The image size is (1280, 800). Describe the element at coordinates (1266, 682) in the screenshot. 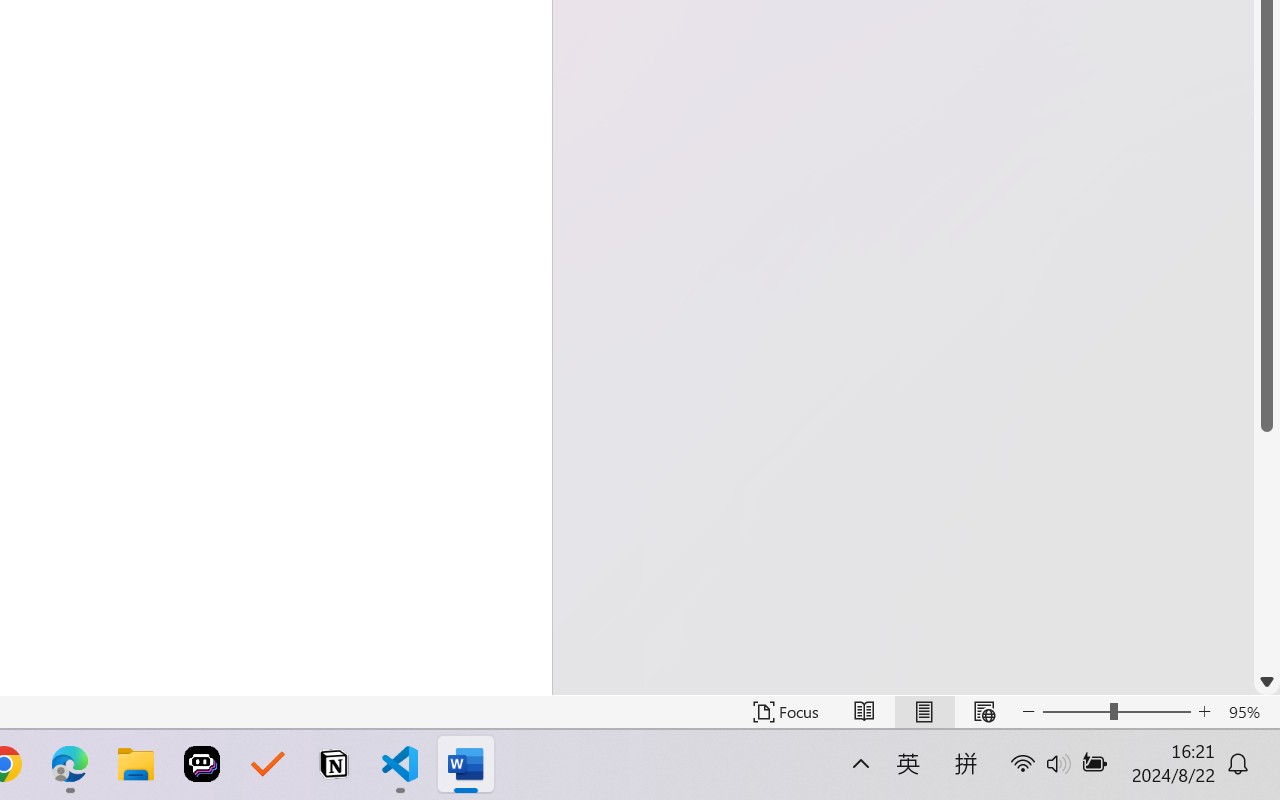

I see `'Line down'` at that location.